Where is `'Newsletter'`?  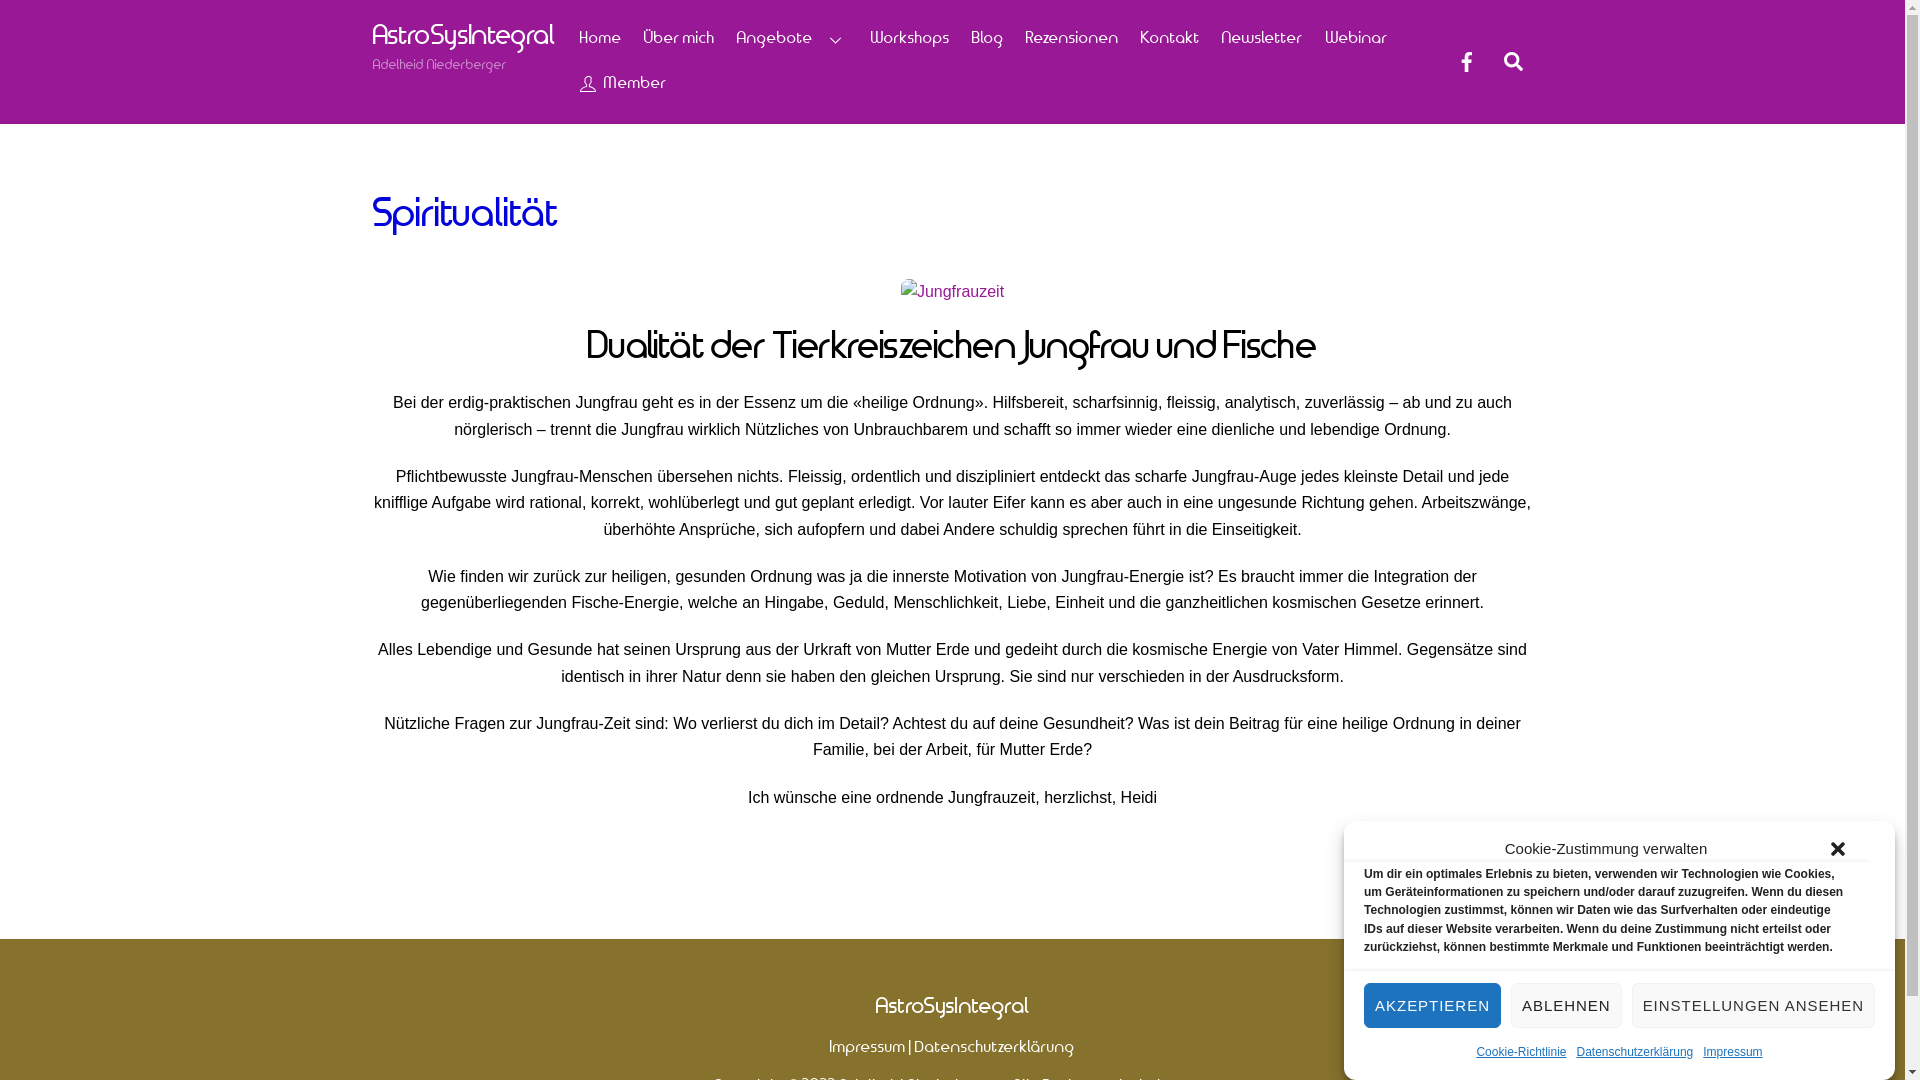
'Newsletter' is located at coordinates (1261, 38).